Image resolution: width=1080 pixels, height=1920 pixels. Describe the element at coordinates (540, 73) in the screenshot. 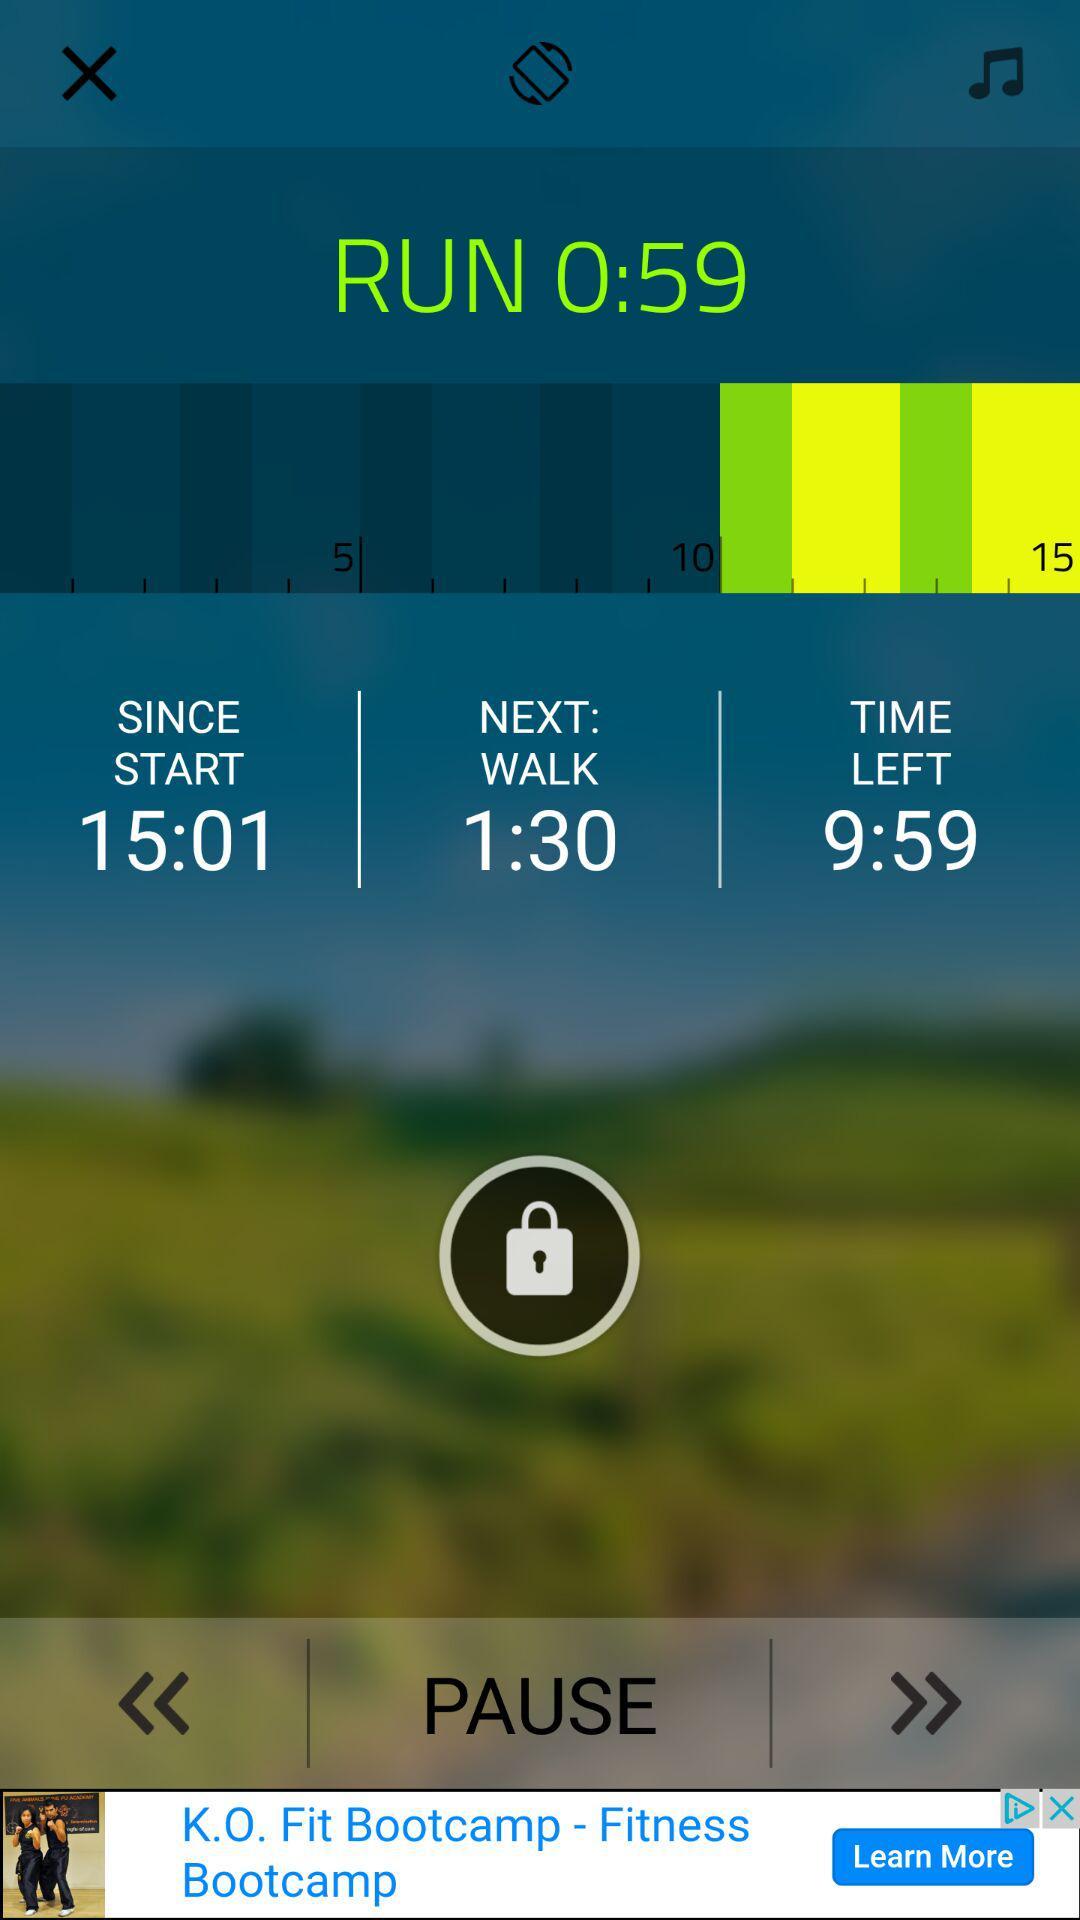

I see `rotate orintation` at that location.